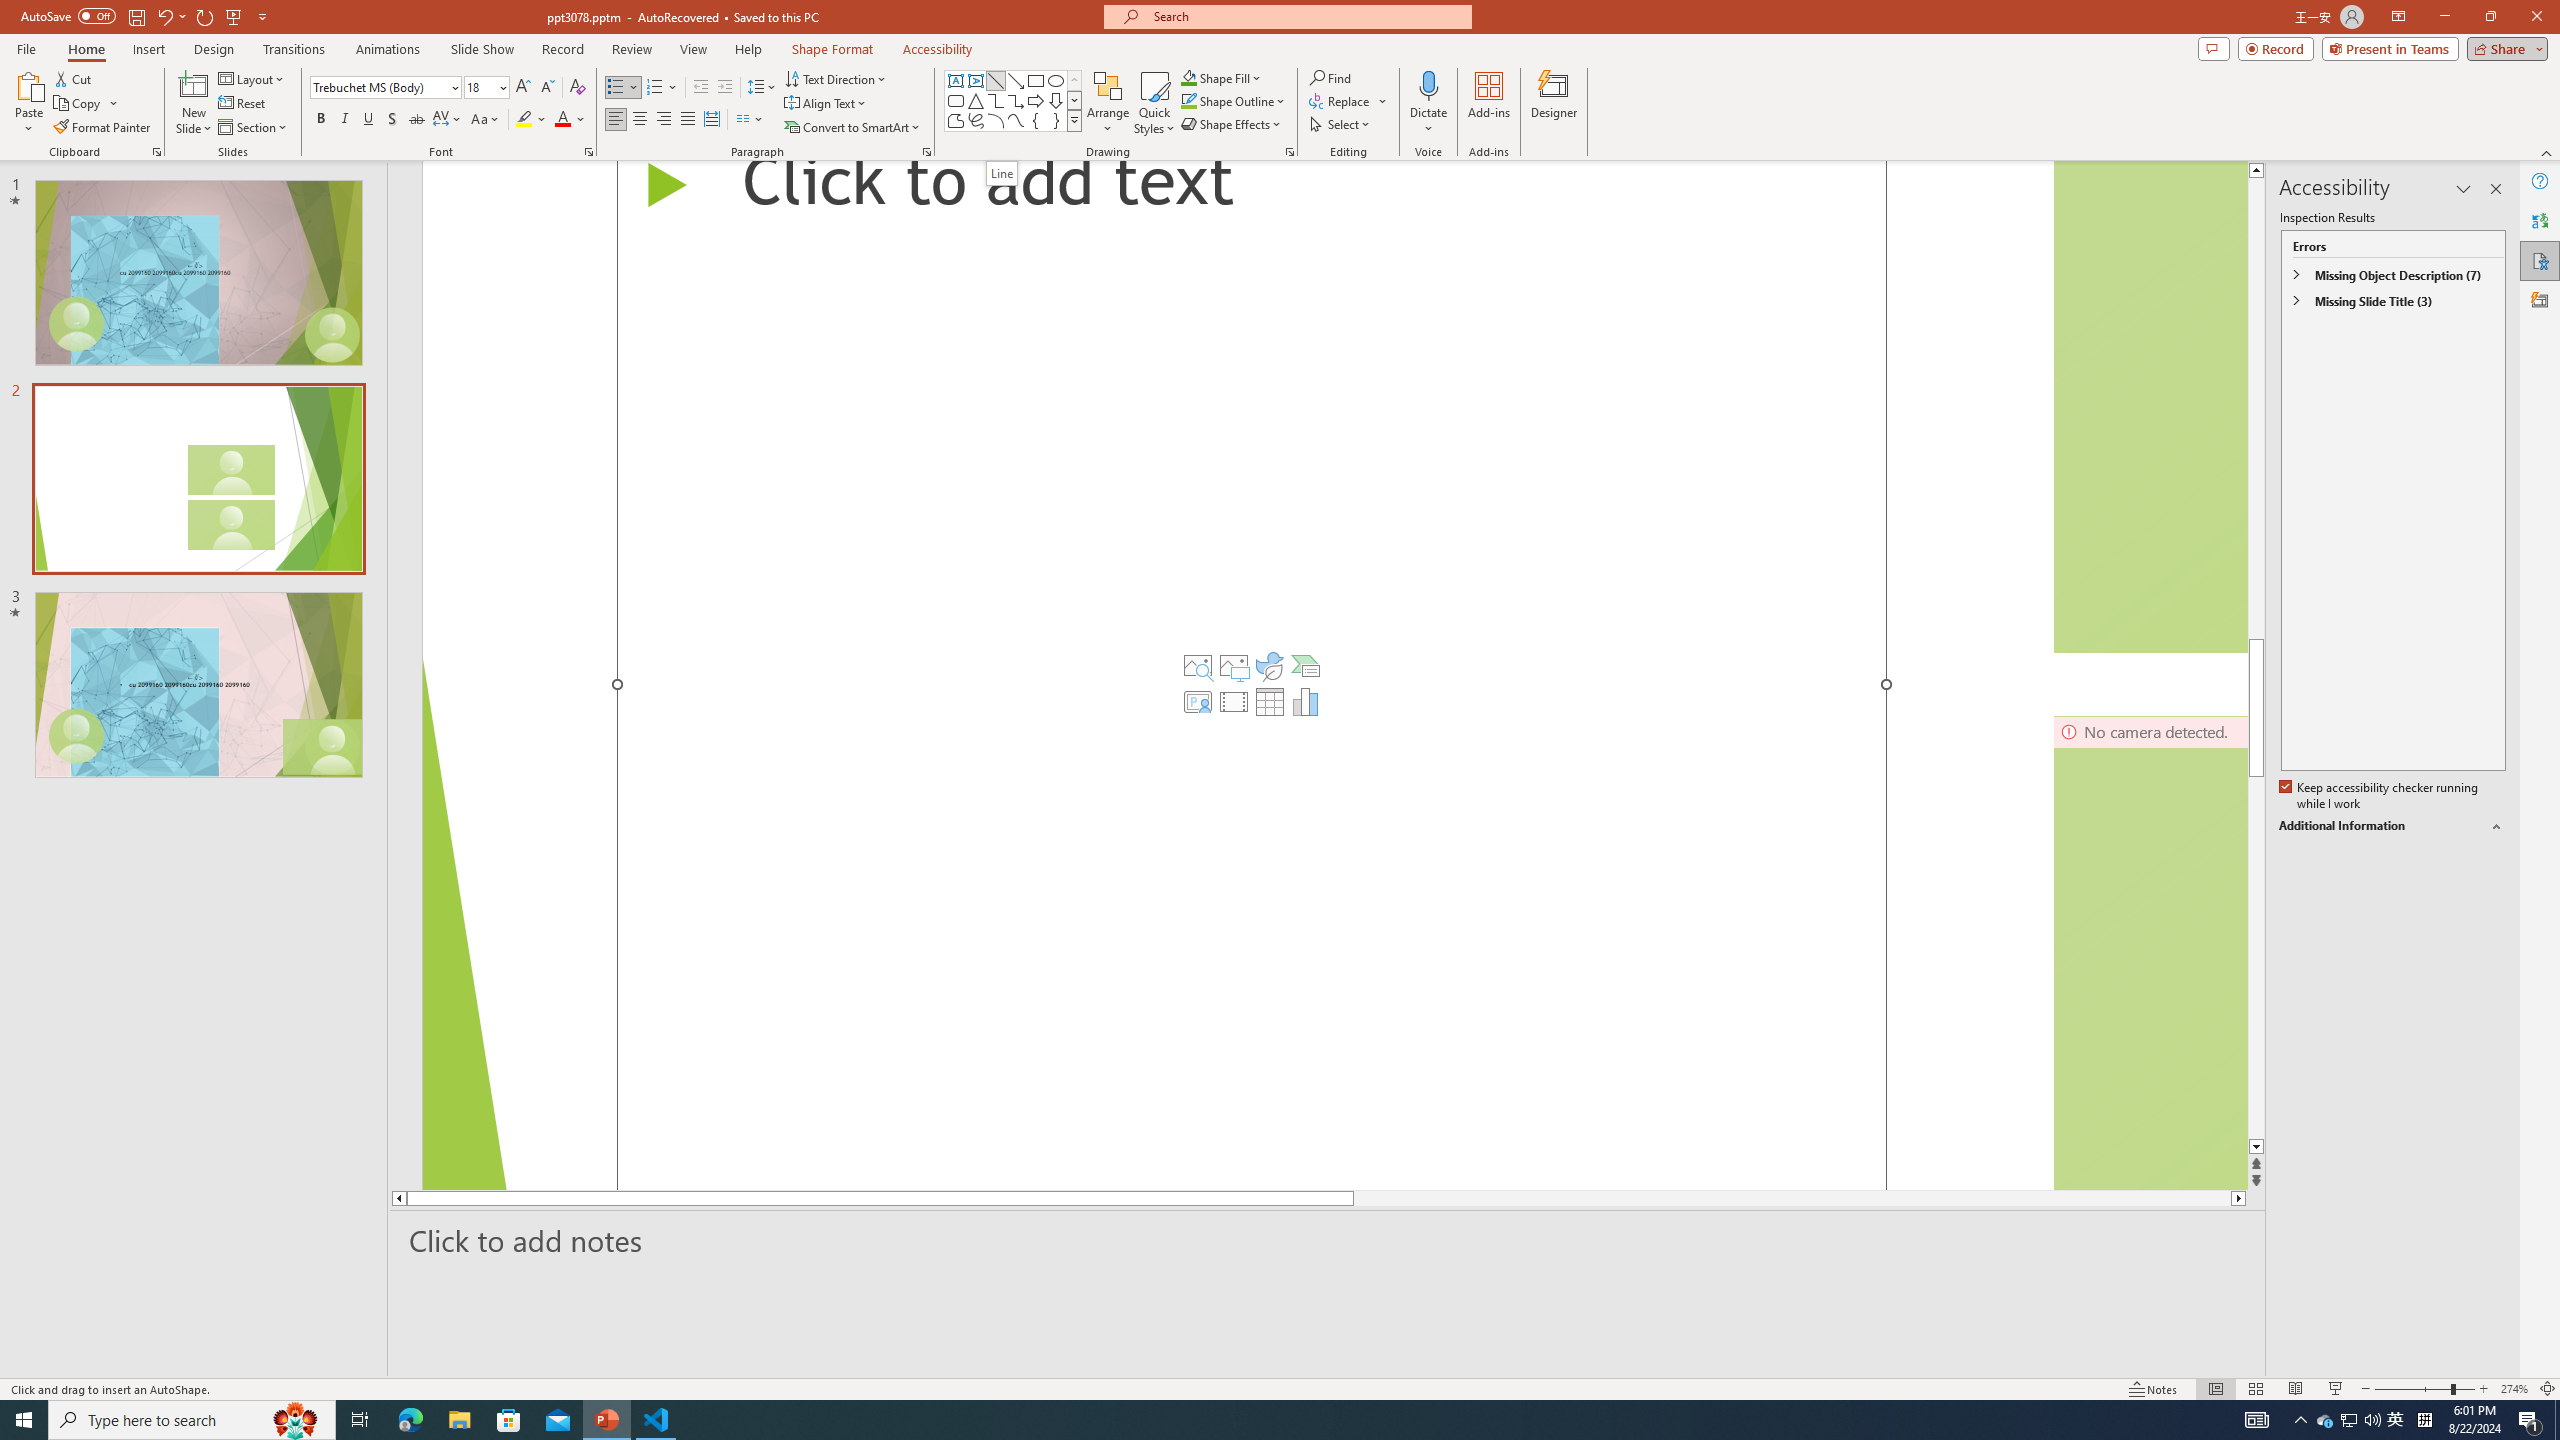 The image size is (2560, 1440). I want to click on 'Insert a SmartArt Graphic', so click(1304, 666).